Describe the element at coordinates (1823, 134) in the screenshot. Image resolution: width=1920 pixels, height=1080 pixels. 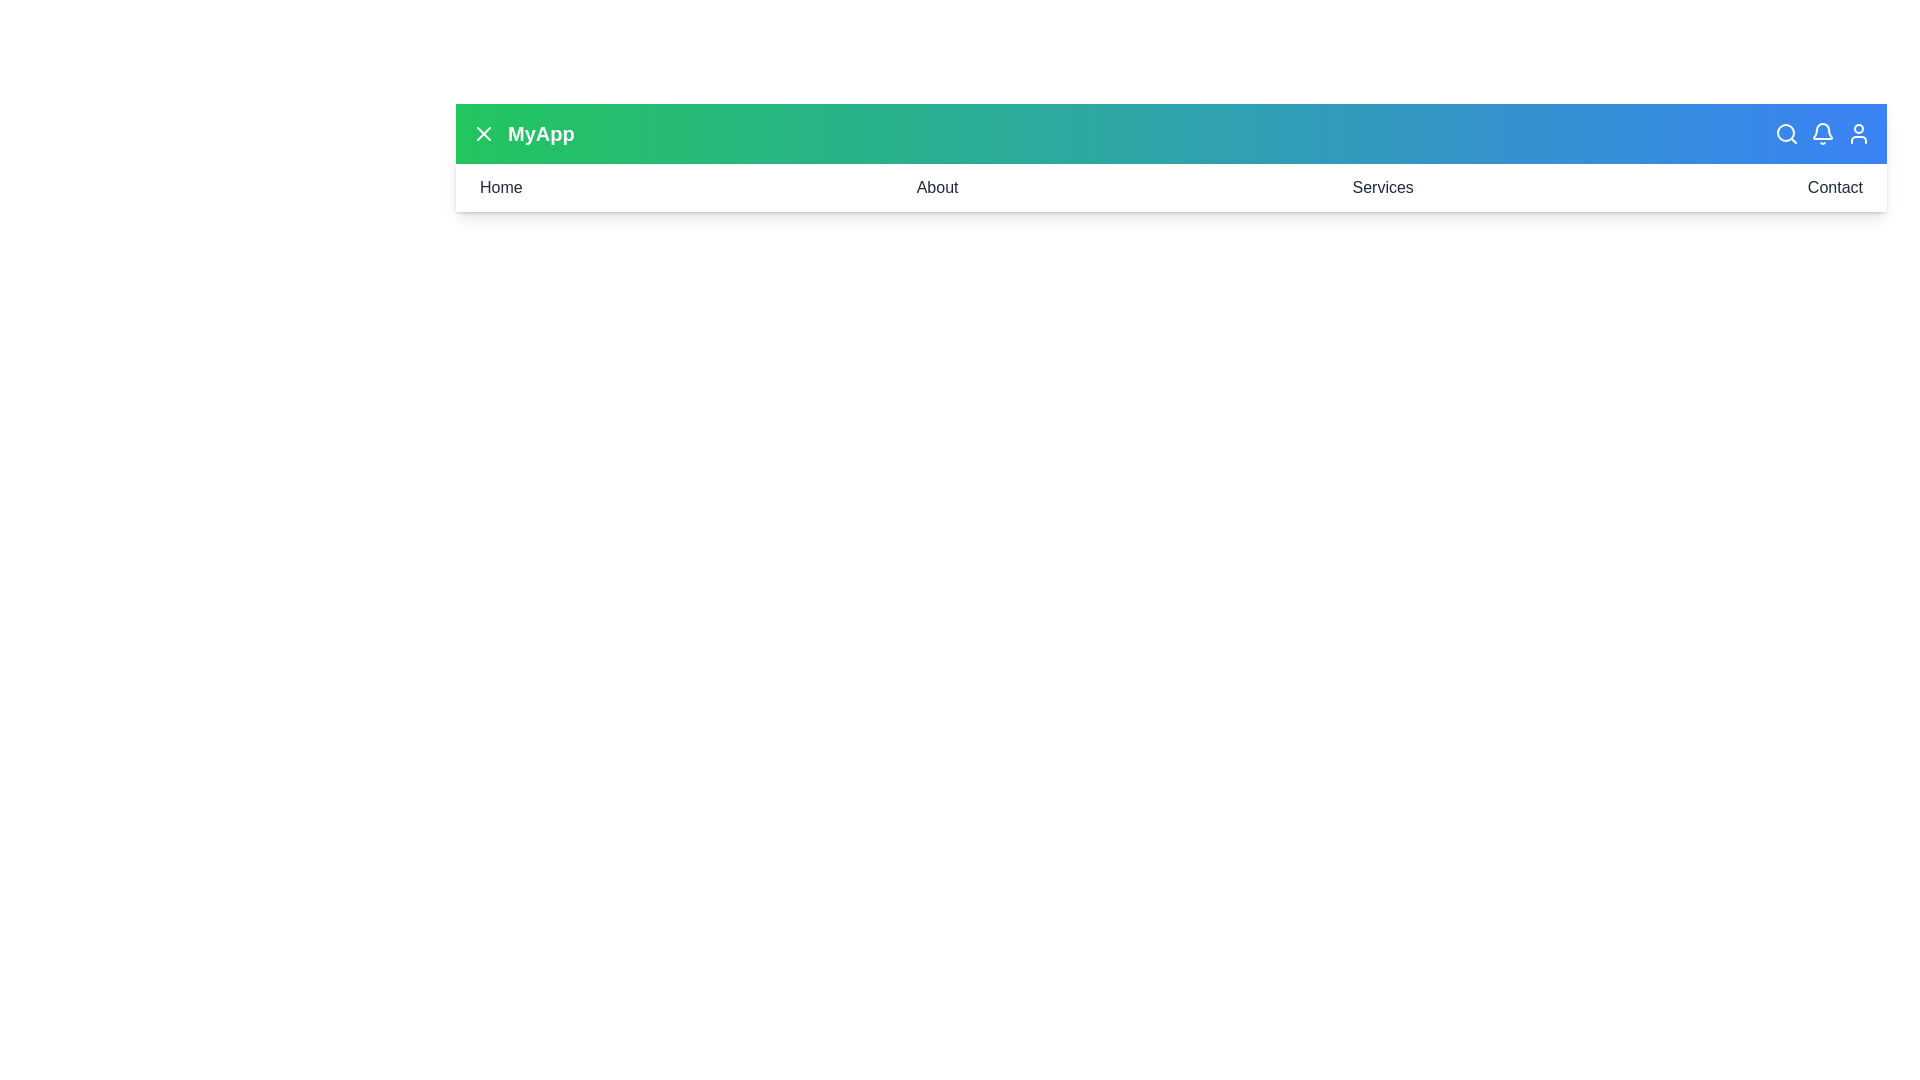
I see `the notifications button in the header` at that location.